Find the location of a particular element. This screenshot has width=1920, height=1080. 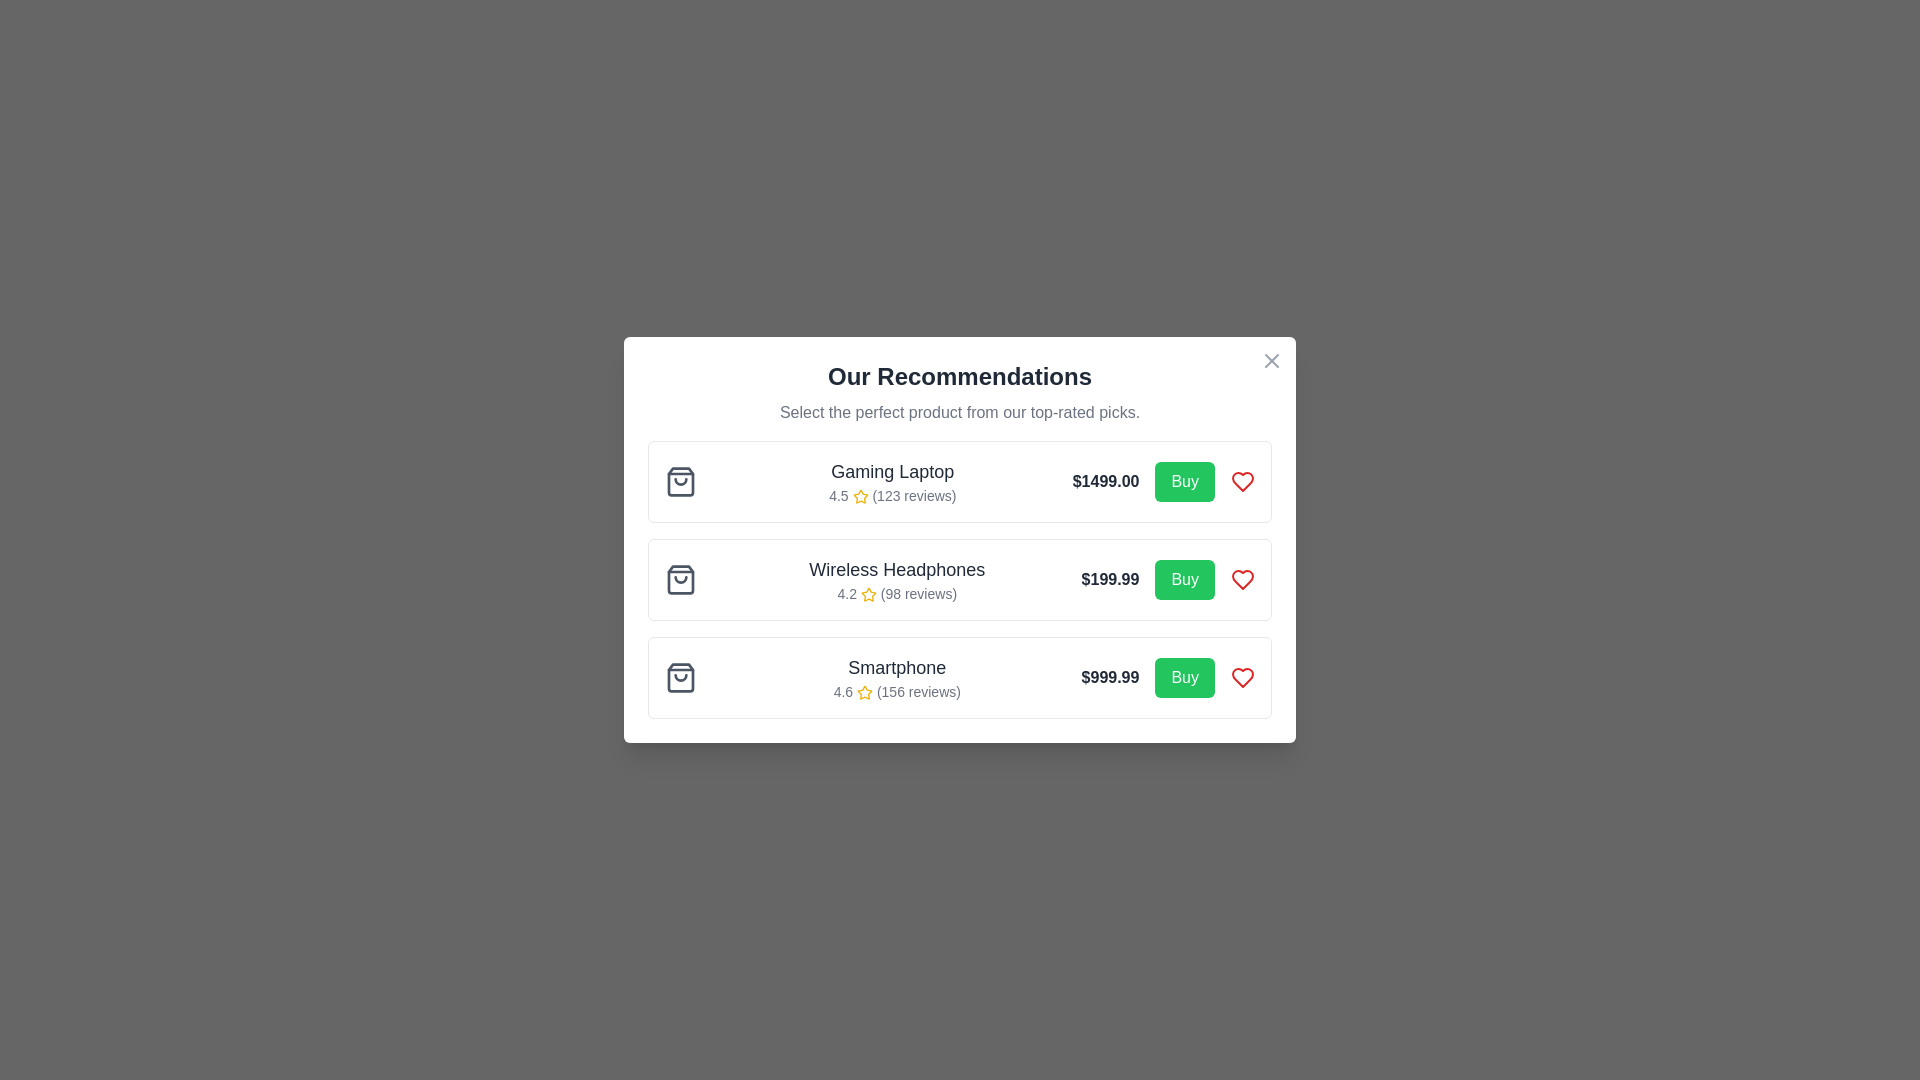

the heart icon button associated with the 'Smartphone' entry to mark it as a favorite is located at coordinates (1242, 677).